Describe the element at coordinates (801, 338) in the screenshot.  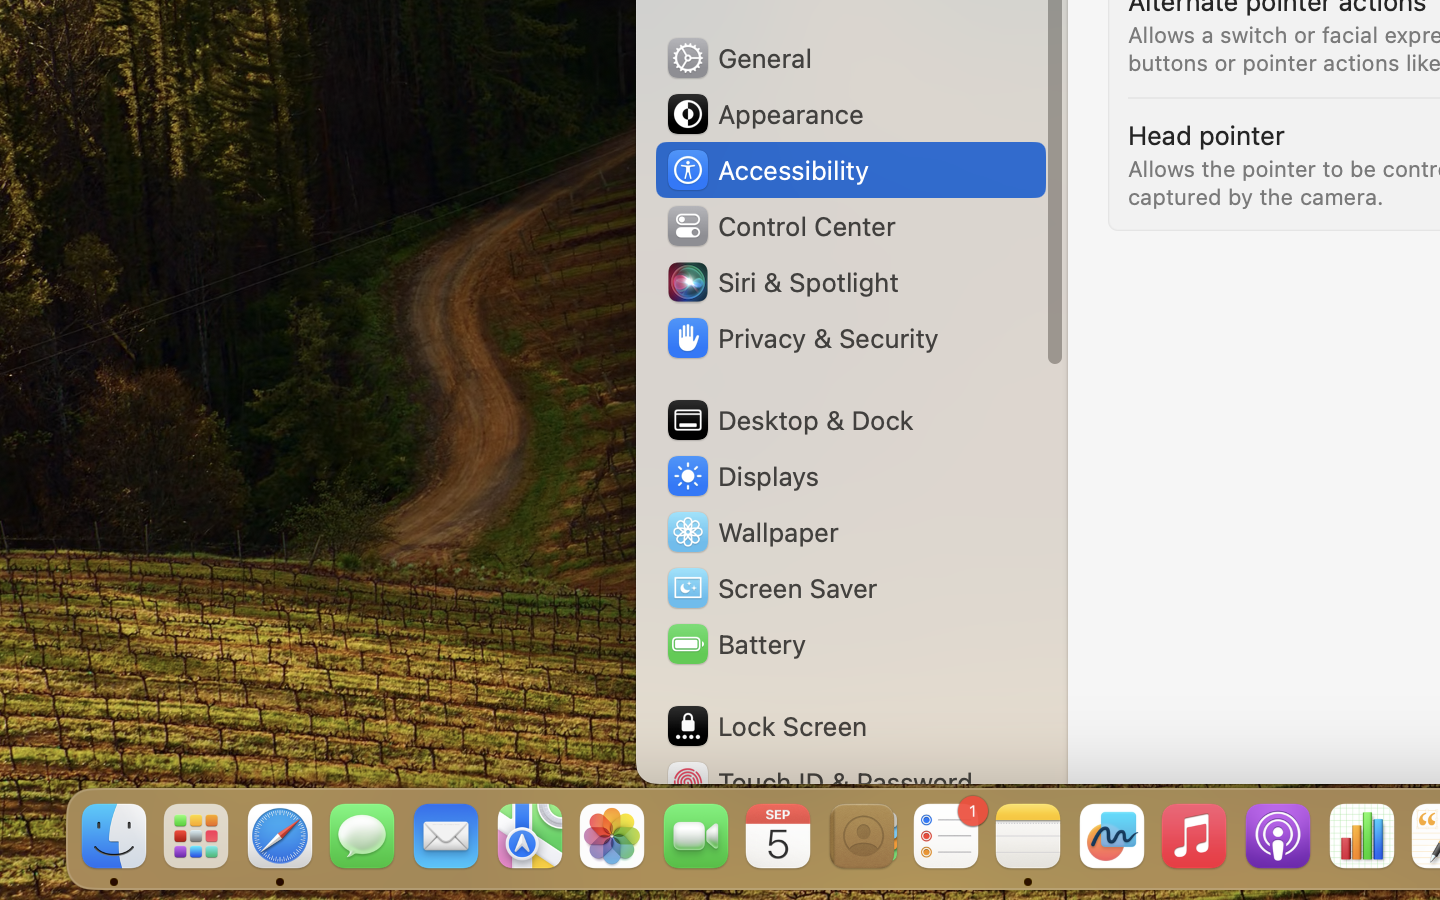
I see `'Privacy & Security'` at that location.